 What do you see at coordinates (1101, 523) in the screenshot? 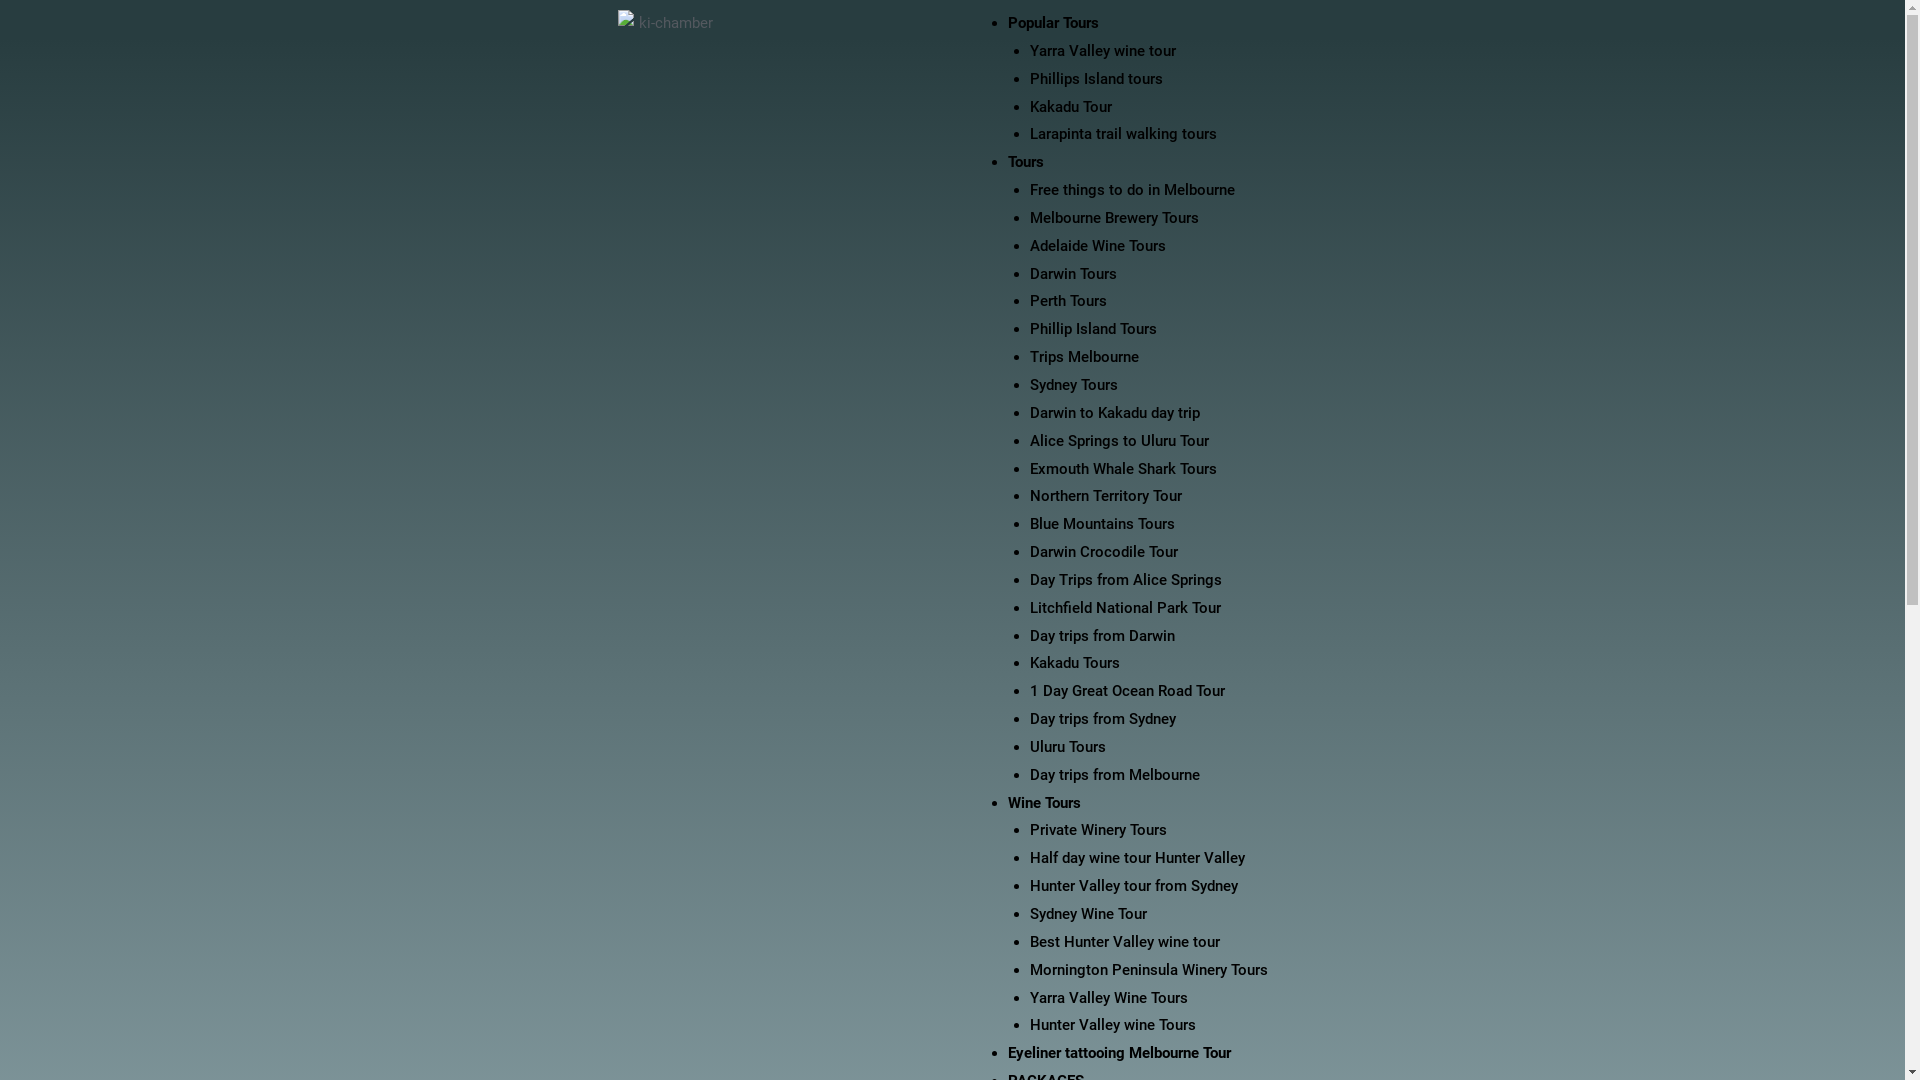
I see `'Blue Mountains Tours'` at bounding box center [1101, 523].